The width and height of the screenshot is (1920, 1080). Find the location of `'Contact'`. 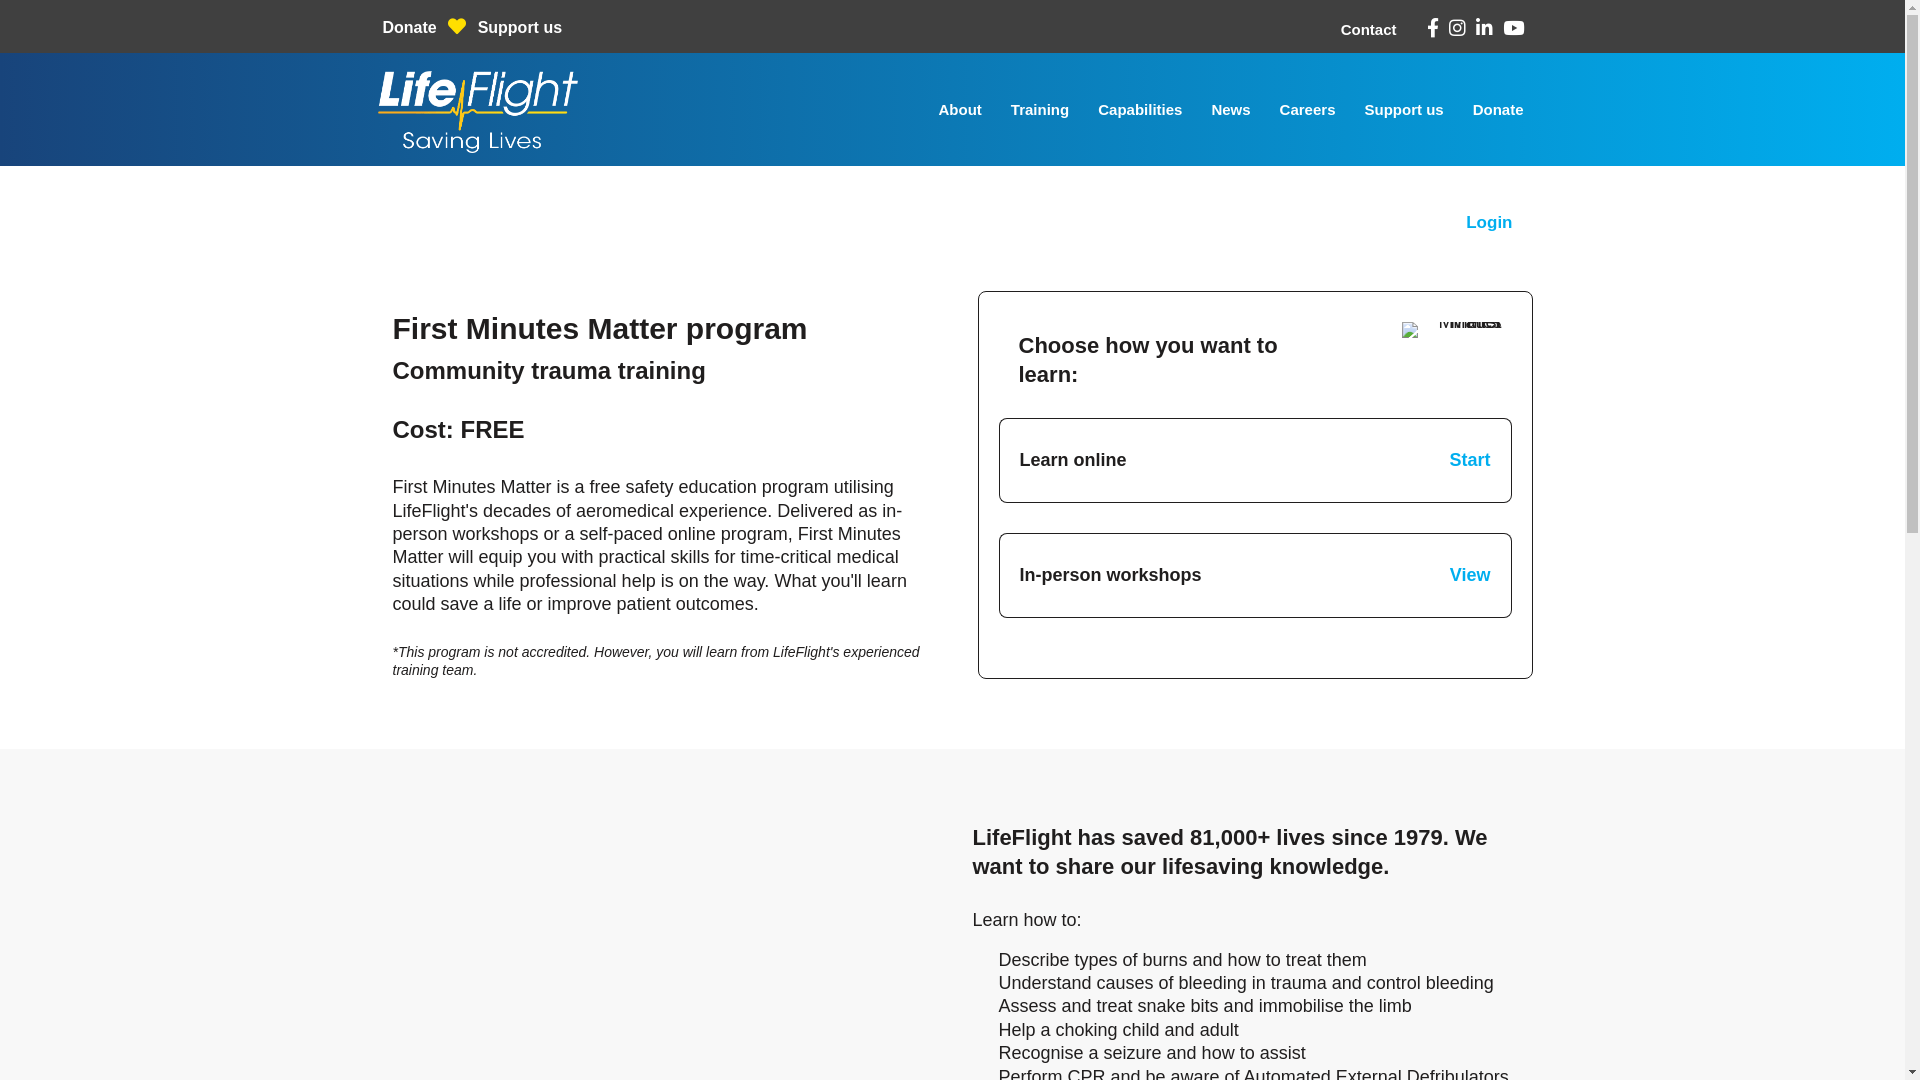

'Contact' is located at coordinates (1367, 29).